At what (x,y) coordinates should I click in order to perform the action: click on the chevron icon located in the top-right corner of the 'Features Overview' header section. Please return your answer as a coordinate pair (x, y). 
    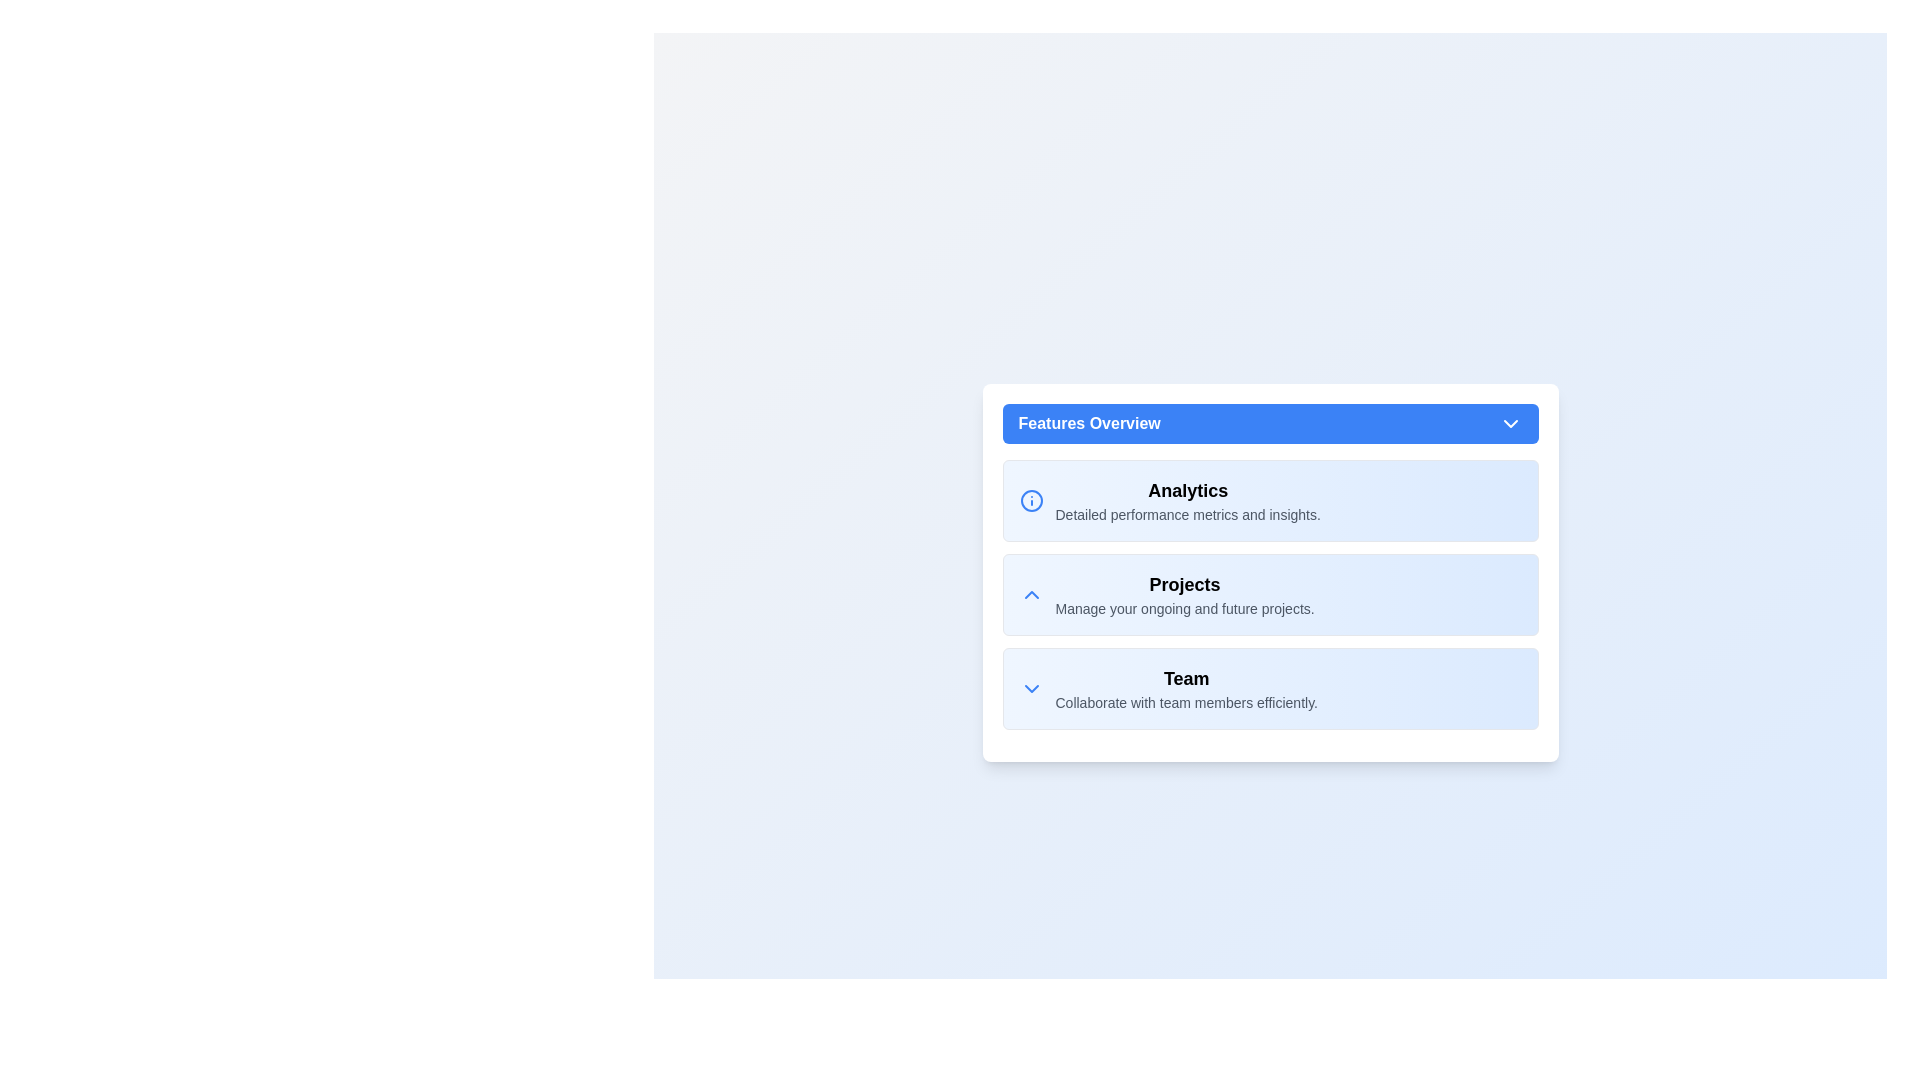
    Looking at the image, I should click on (1510, 423).